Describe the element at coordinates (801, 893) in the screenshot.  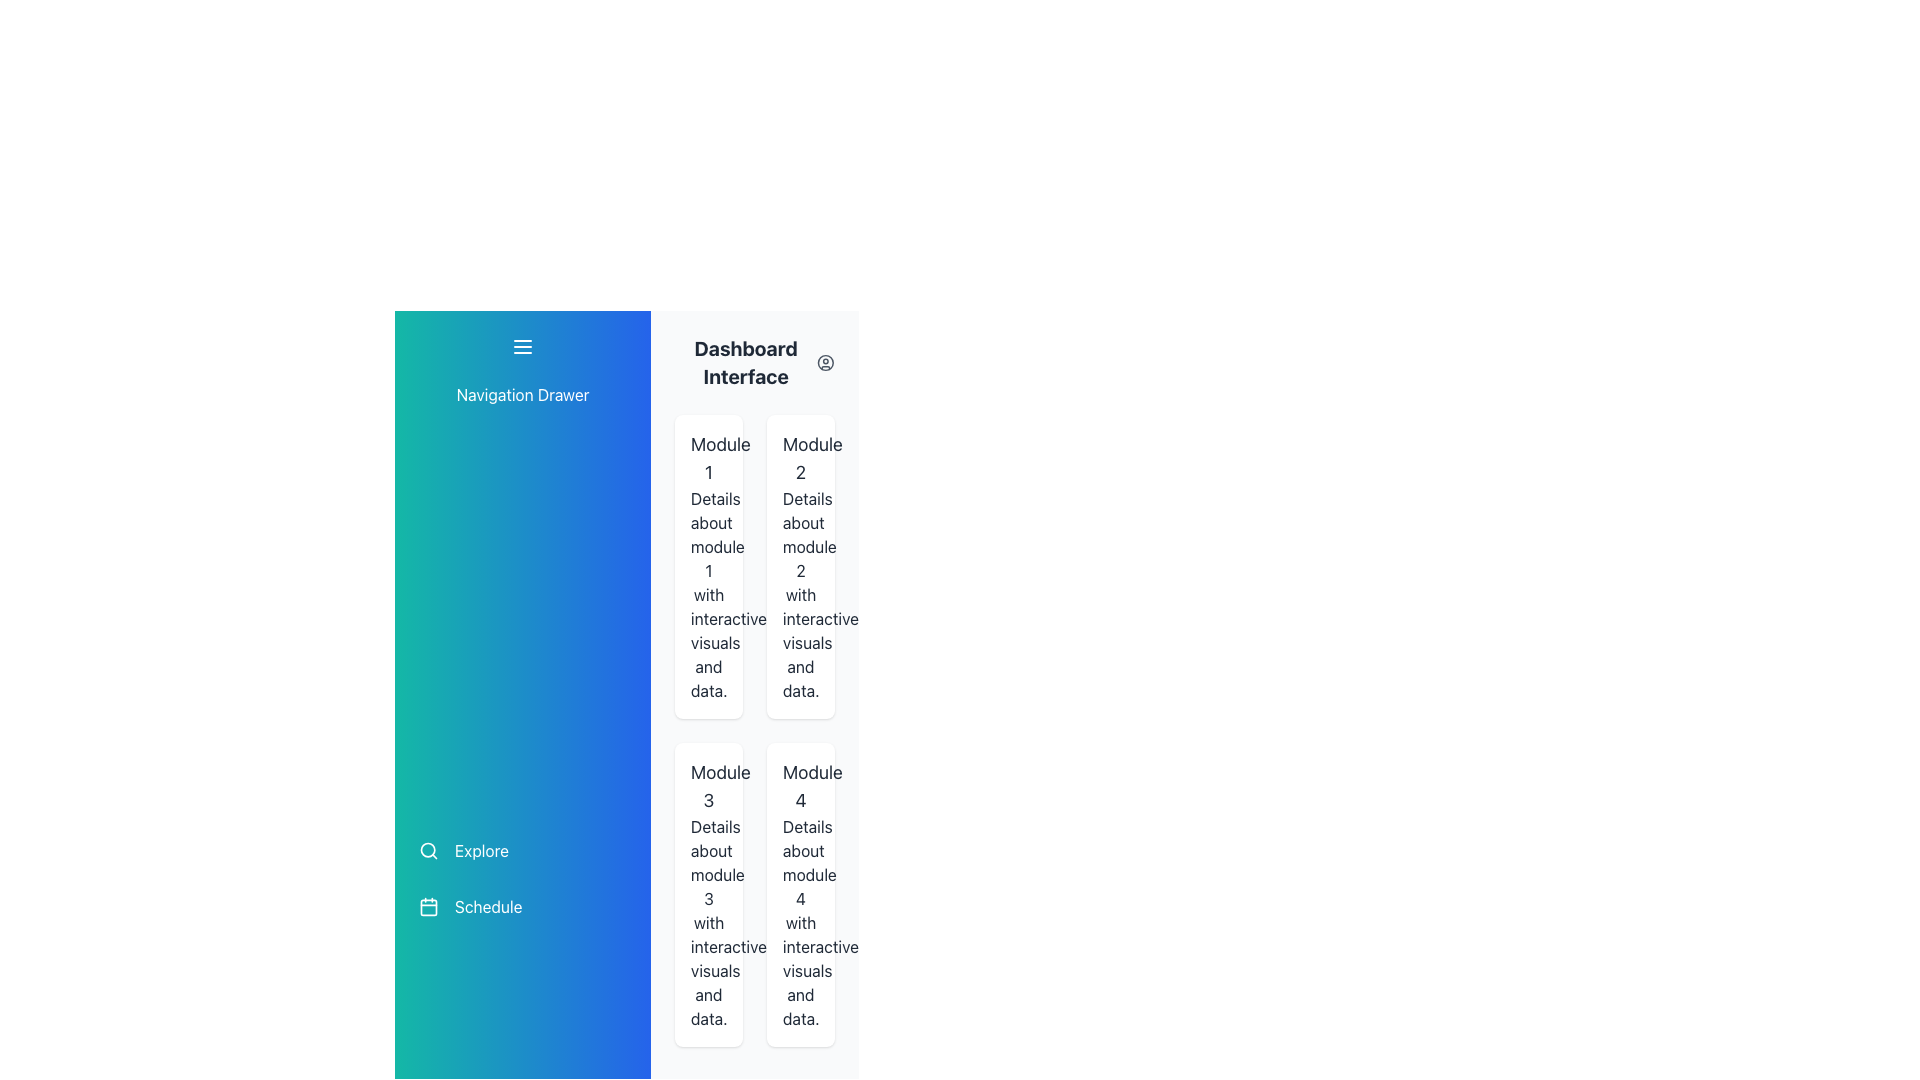
I see `details displayed in the informational card for 'Module 4', located in the middle-right section of the page under the title 'Dashboard Interface'` at that location.